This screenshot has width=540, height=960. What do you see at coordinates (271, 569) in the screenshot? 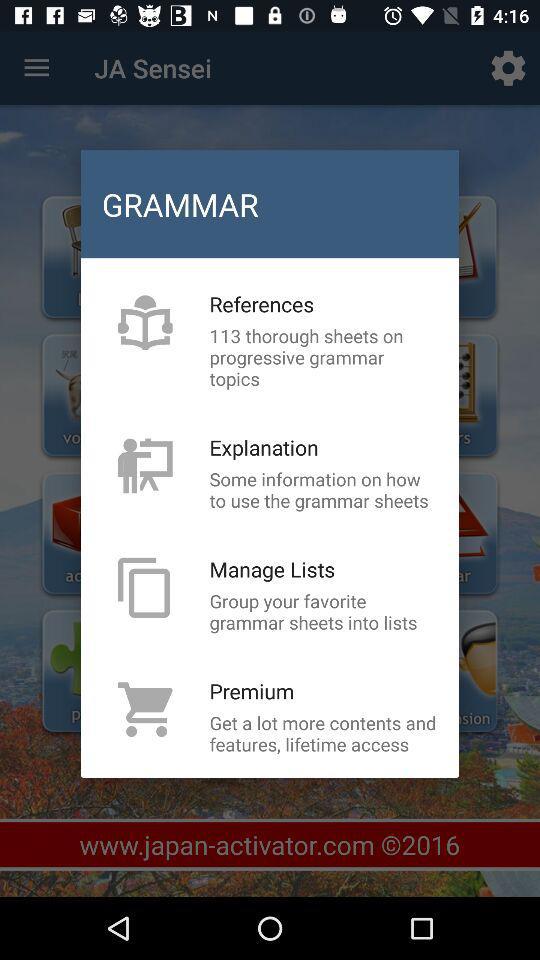
I see `item below the some information on item` at bounding box center [271, 569].